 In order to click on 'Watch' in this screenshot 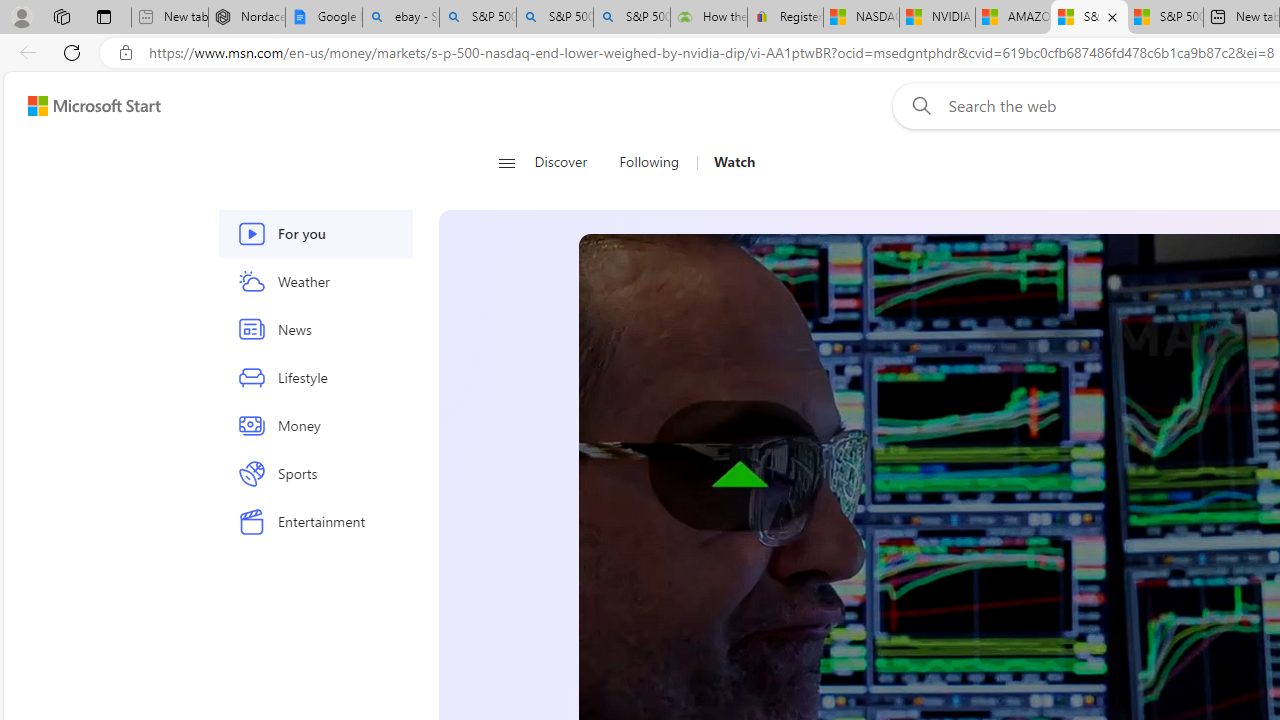, I will do `click(726, 162)`.